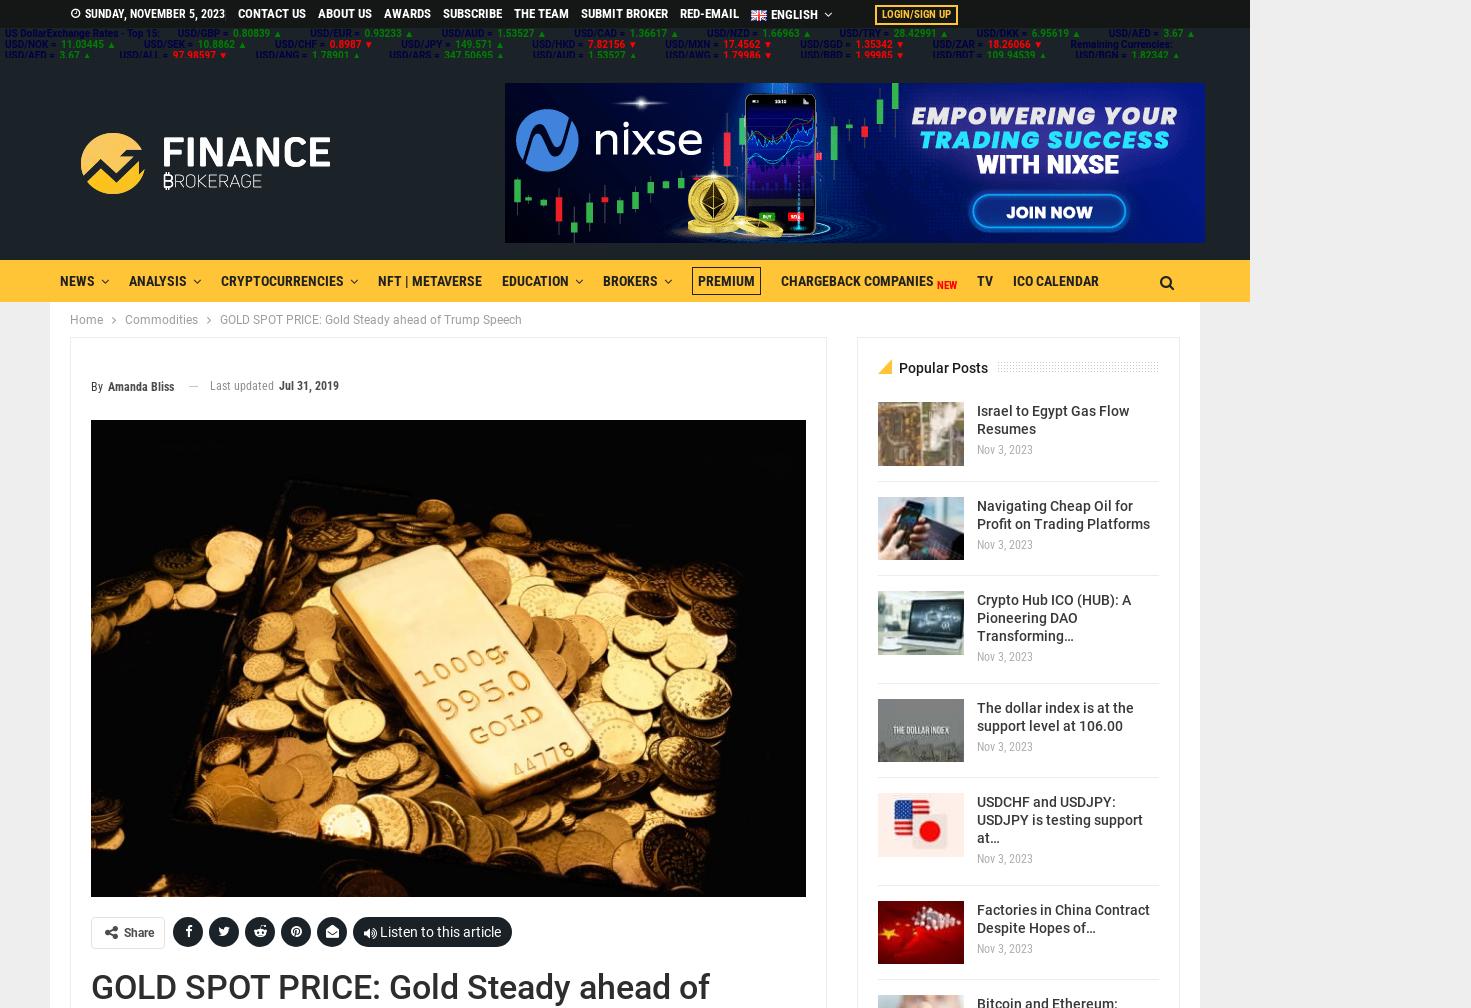  I want to click on 'Analysis', so click(157, 281).